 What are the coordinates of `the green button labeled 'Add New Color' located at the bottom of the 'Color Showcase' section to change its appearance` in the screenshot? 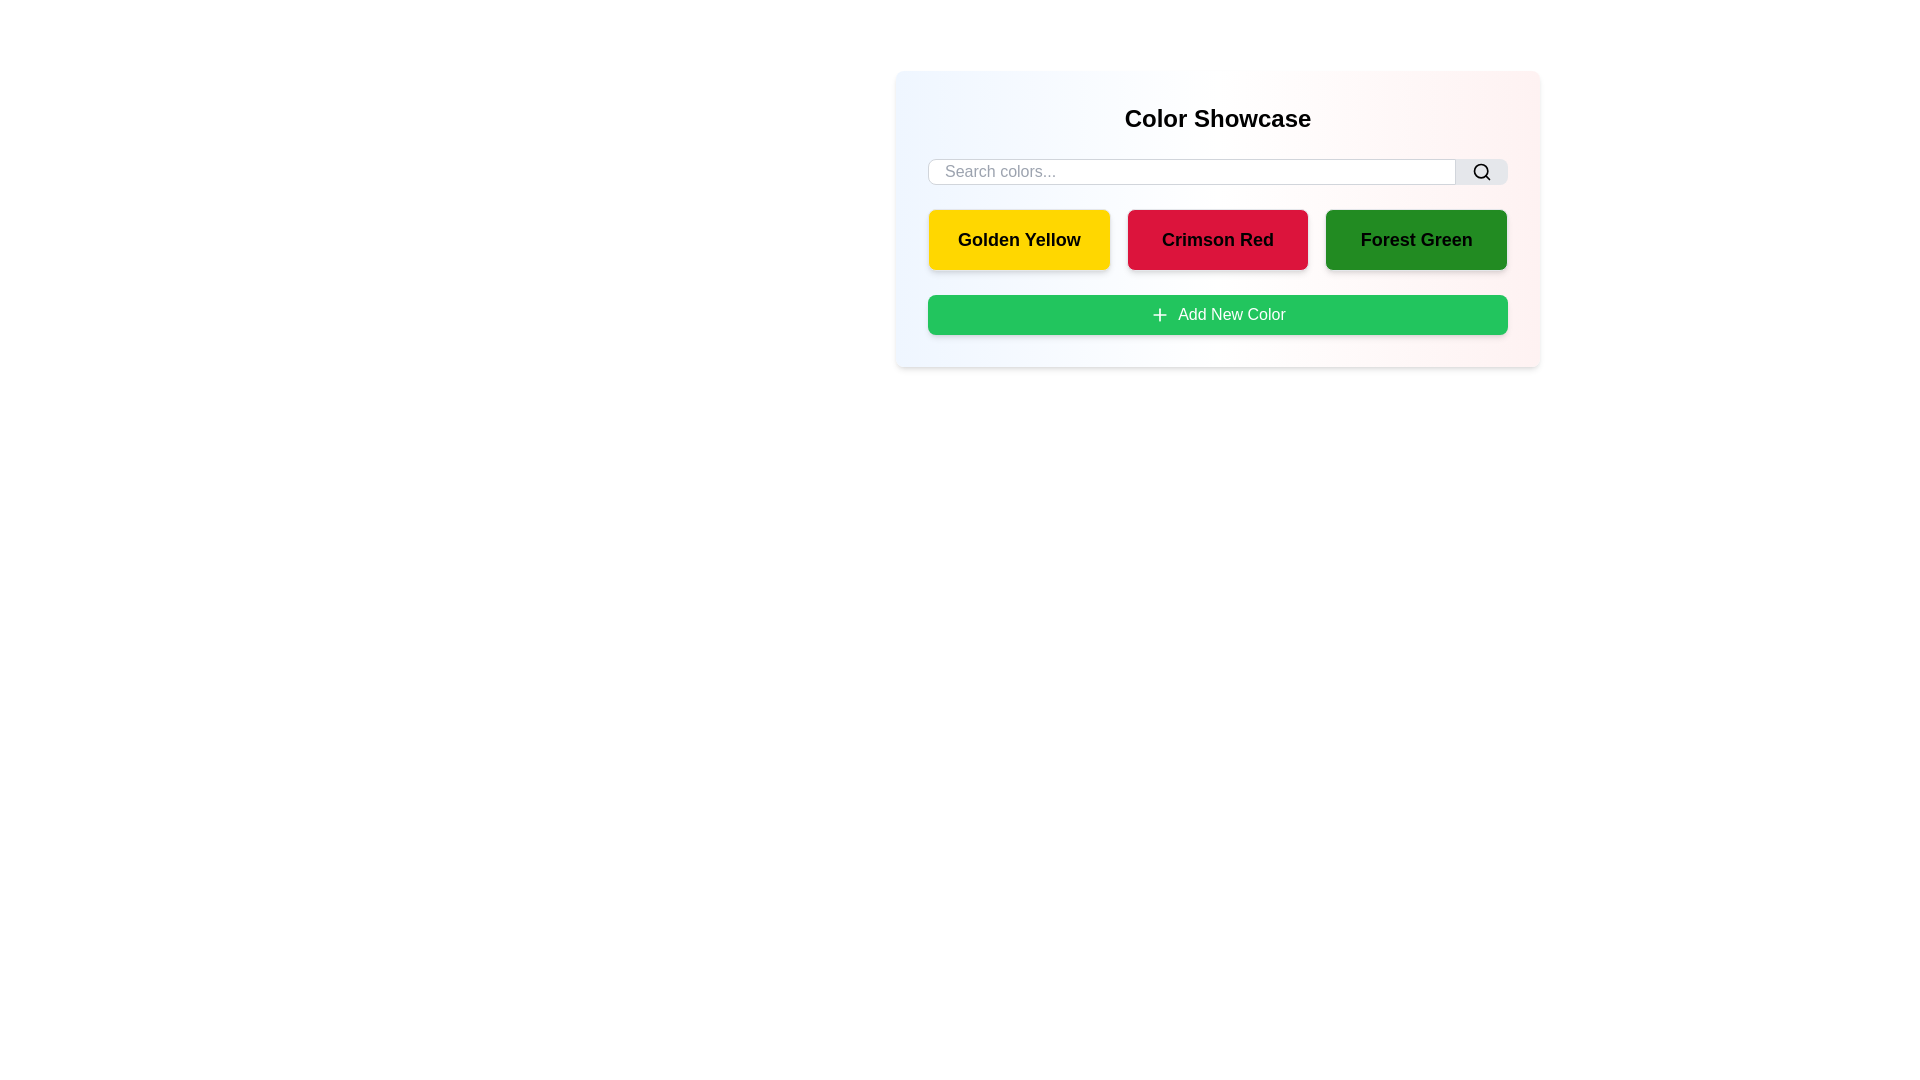 It's located at (1217, 315).